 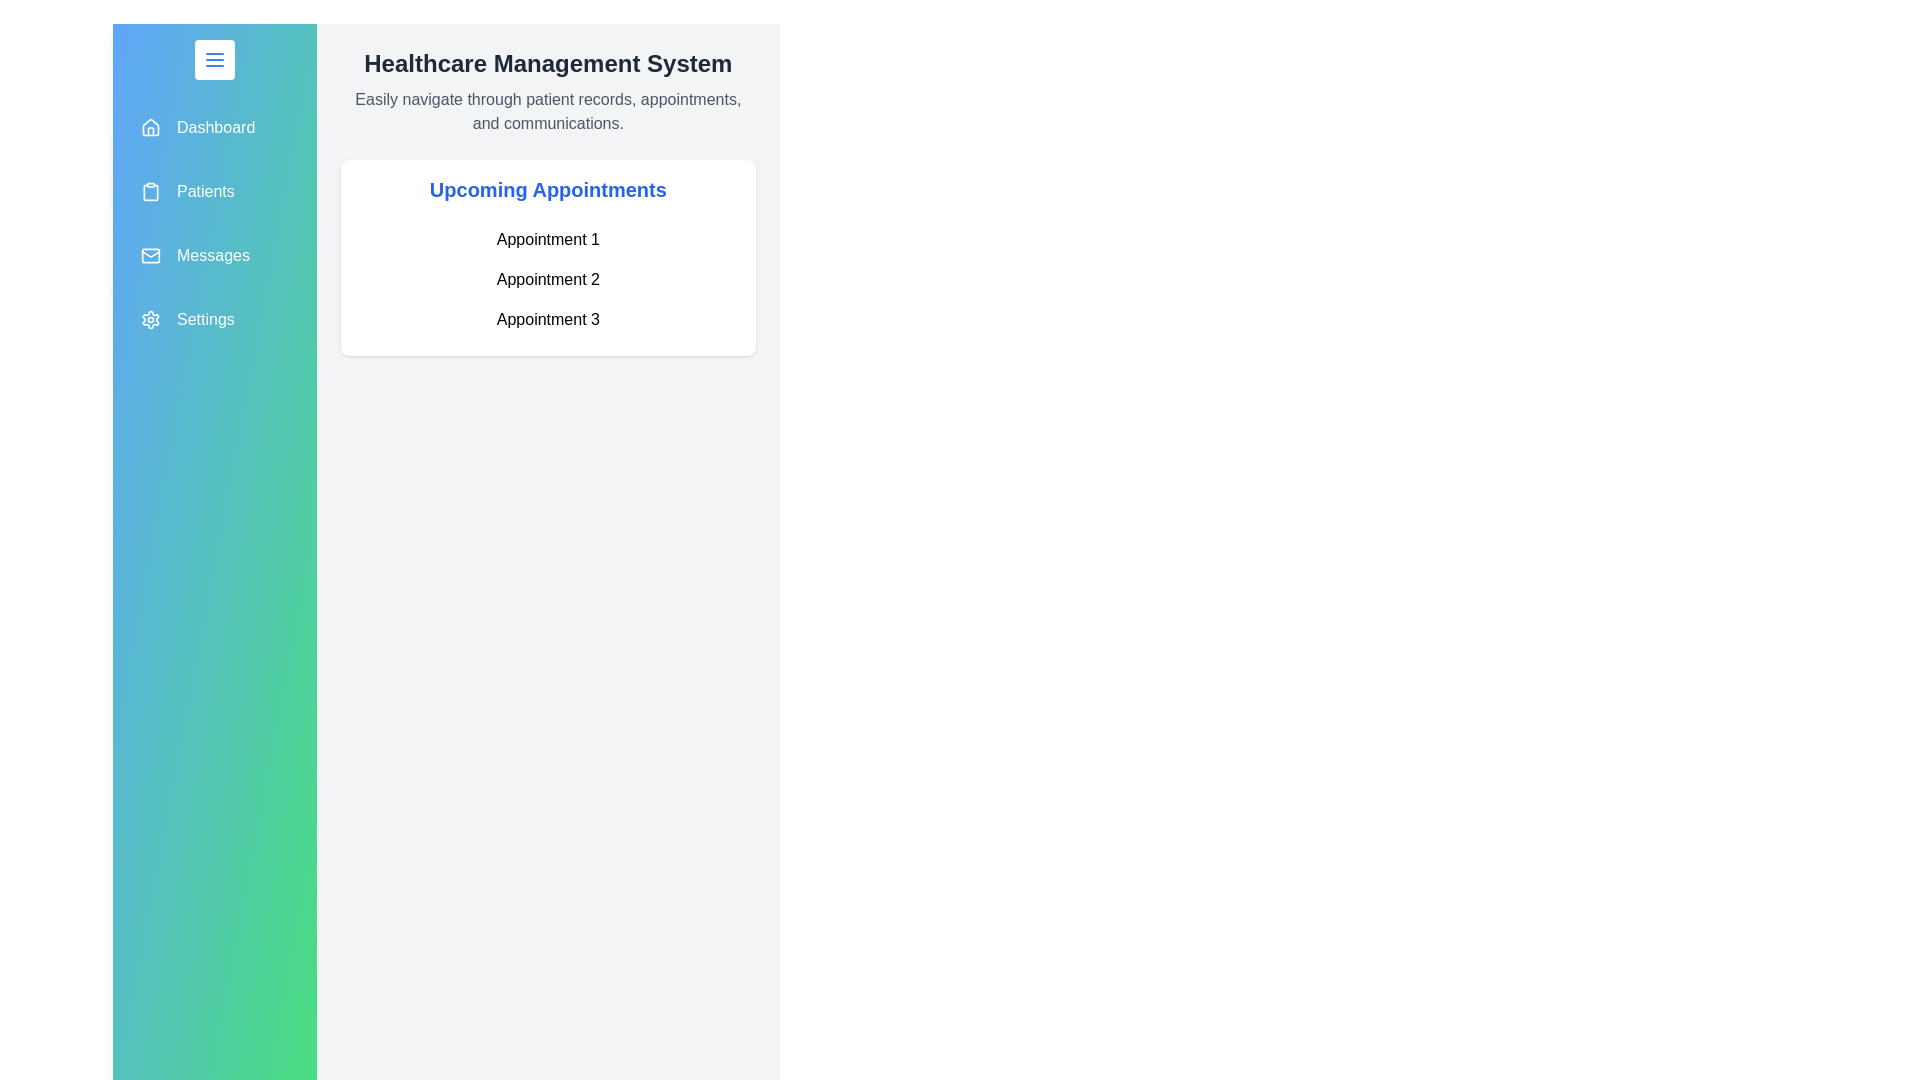 What do you see at coordinates (214, 319) in the screenshot?
I see `the navigation item Settings` at bounding box center [214, 319].